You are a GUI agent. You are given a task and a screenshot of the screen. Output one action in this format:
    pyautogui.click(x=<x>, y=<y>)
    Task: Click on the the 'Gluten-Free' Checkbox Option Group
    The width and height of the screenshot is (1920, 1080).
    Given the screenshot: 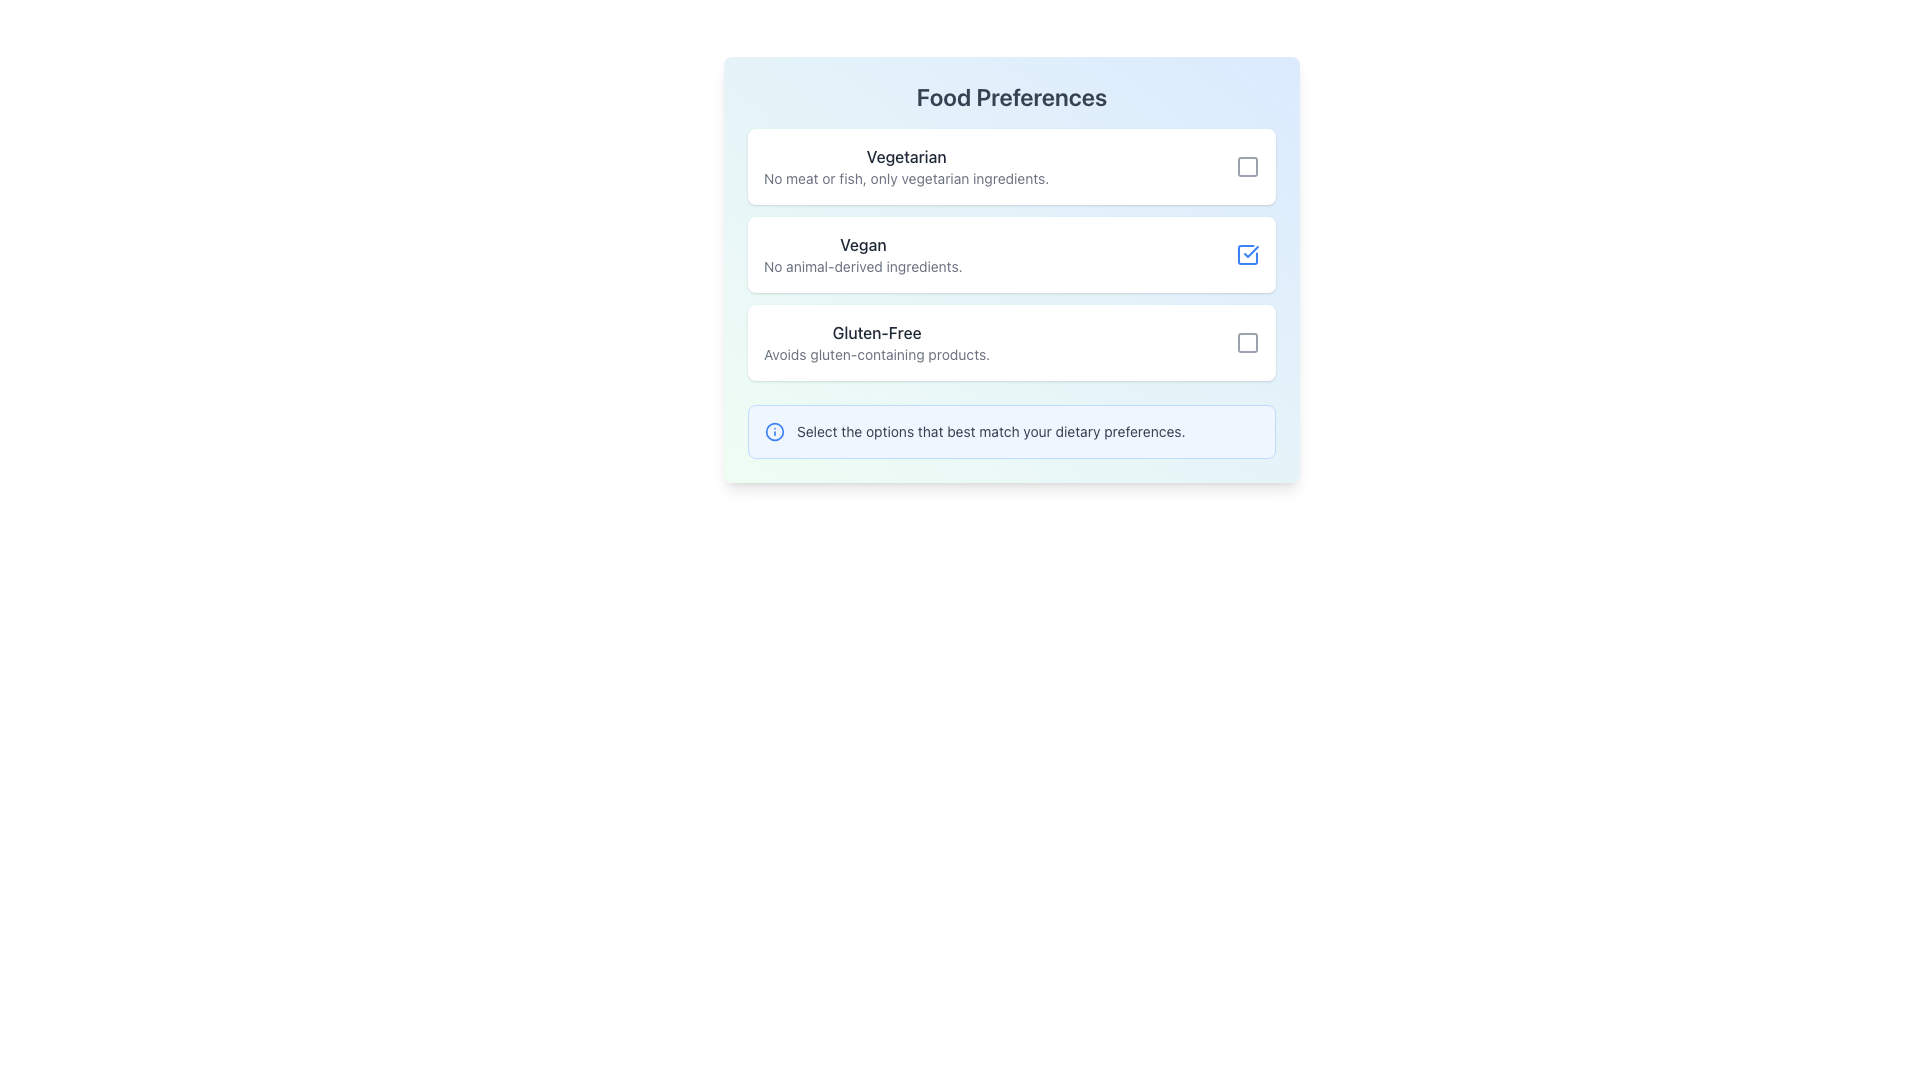 What is the action you would take?
    pyautogui.click(x=1012, y=342)
    